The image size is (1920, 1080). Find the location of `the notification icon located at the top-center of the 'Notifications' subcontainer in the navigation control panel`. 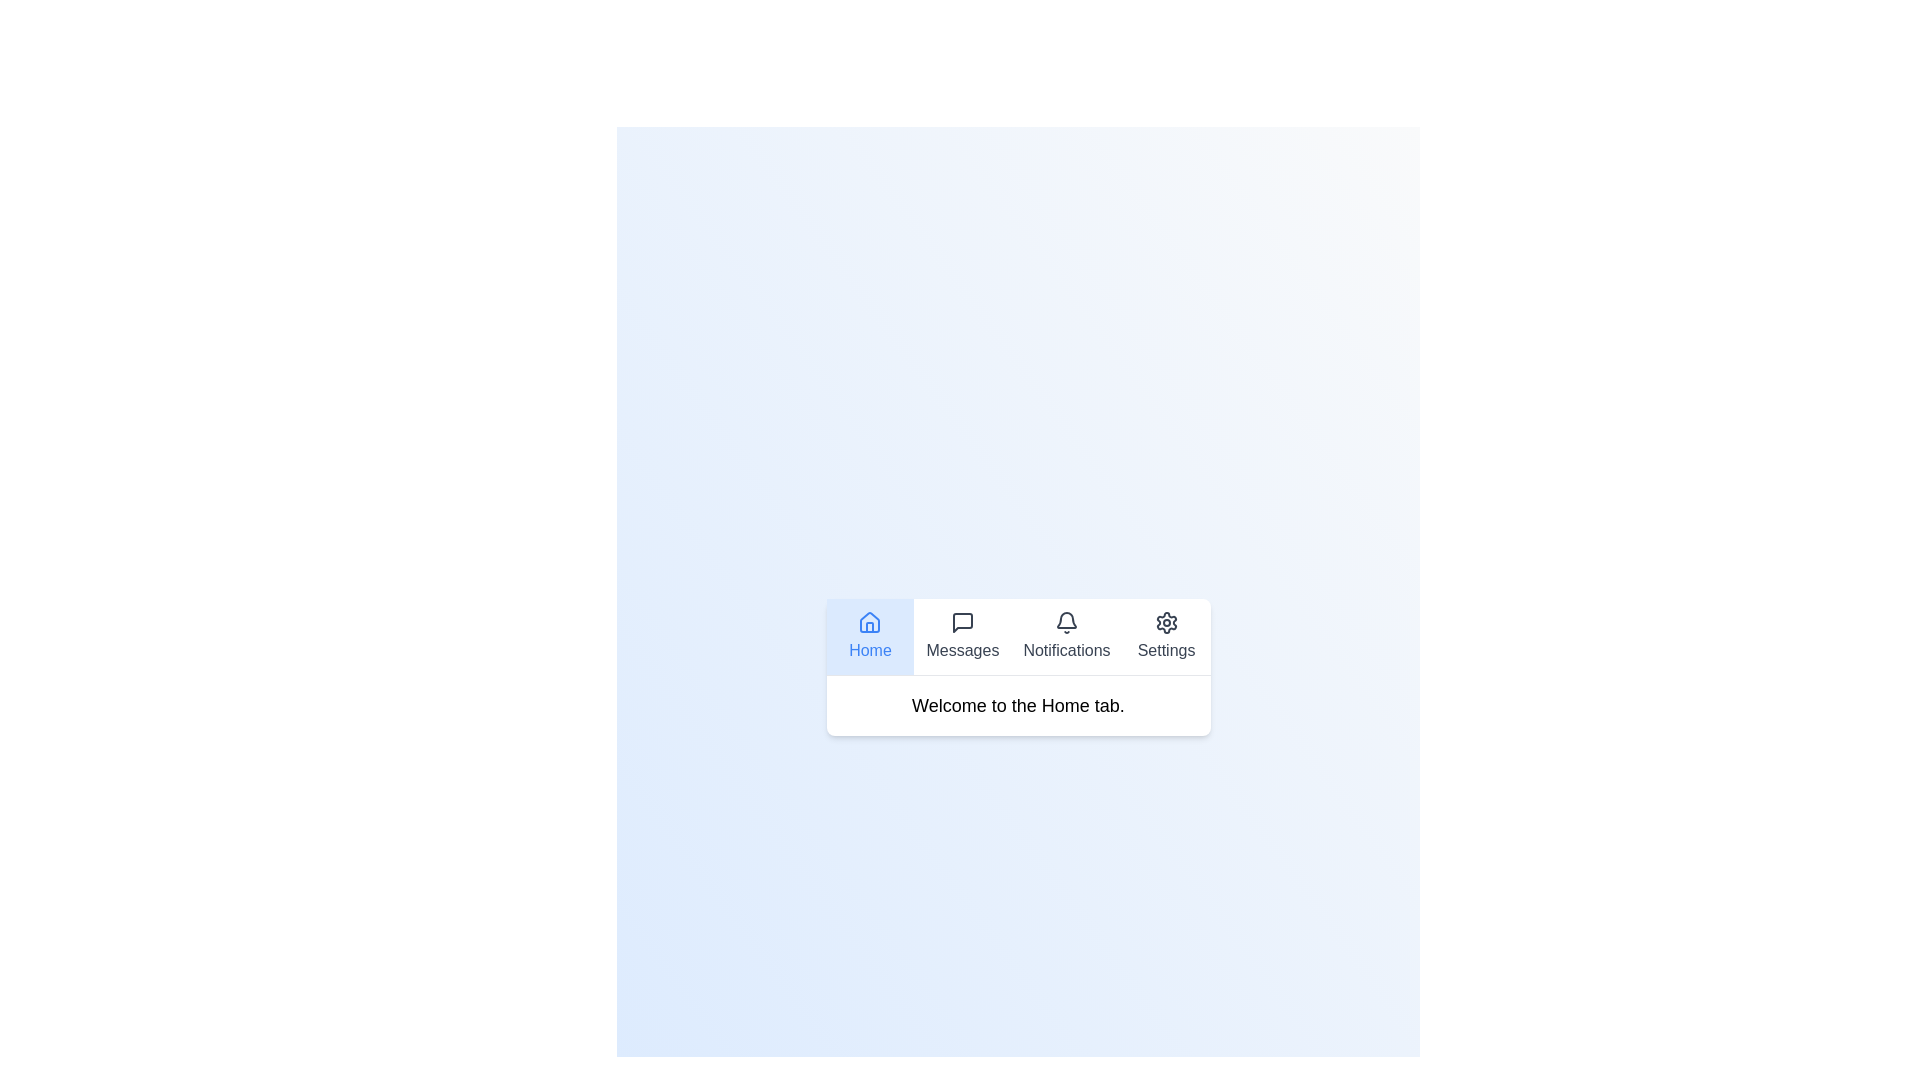

the notification icon located at the top-center of the 'Notifications' subcontainer in the navigation control panel is located at coordinates (1065, 621).